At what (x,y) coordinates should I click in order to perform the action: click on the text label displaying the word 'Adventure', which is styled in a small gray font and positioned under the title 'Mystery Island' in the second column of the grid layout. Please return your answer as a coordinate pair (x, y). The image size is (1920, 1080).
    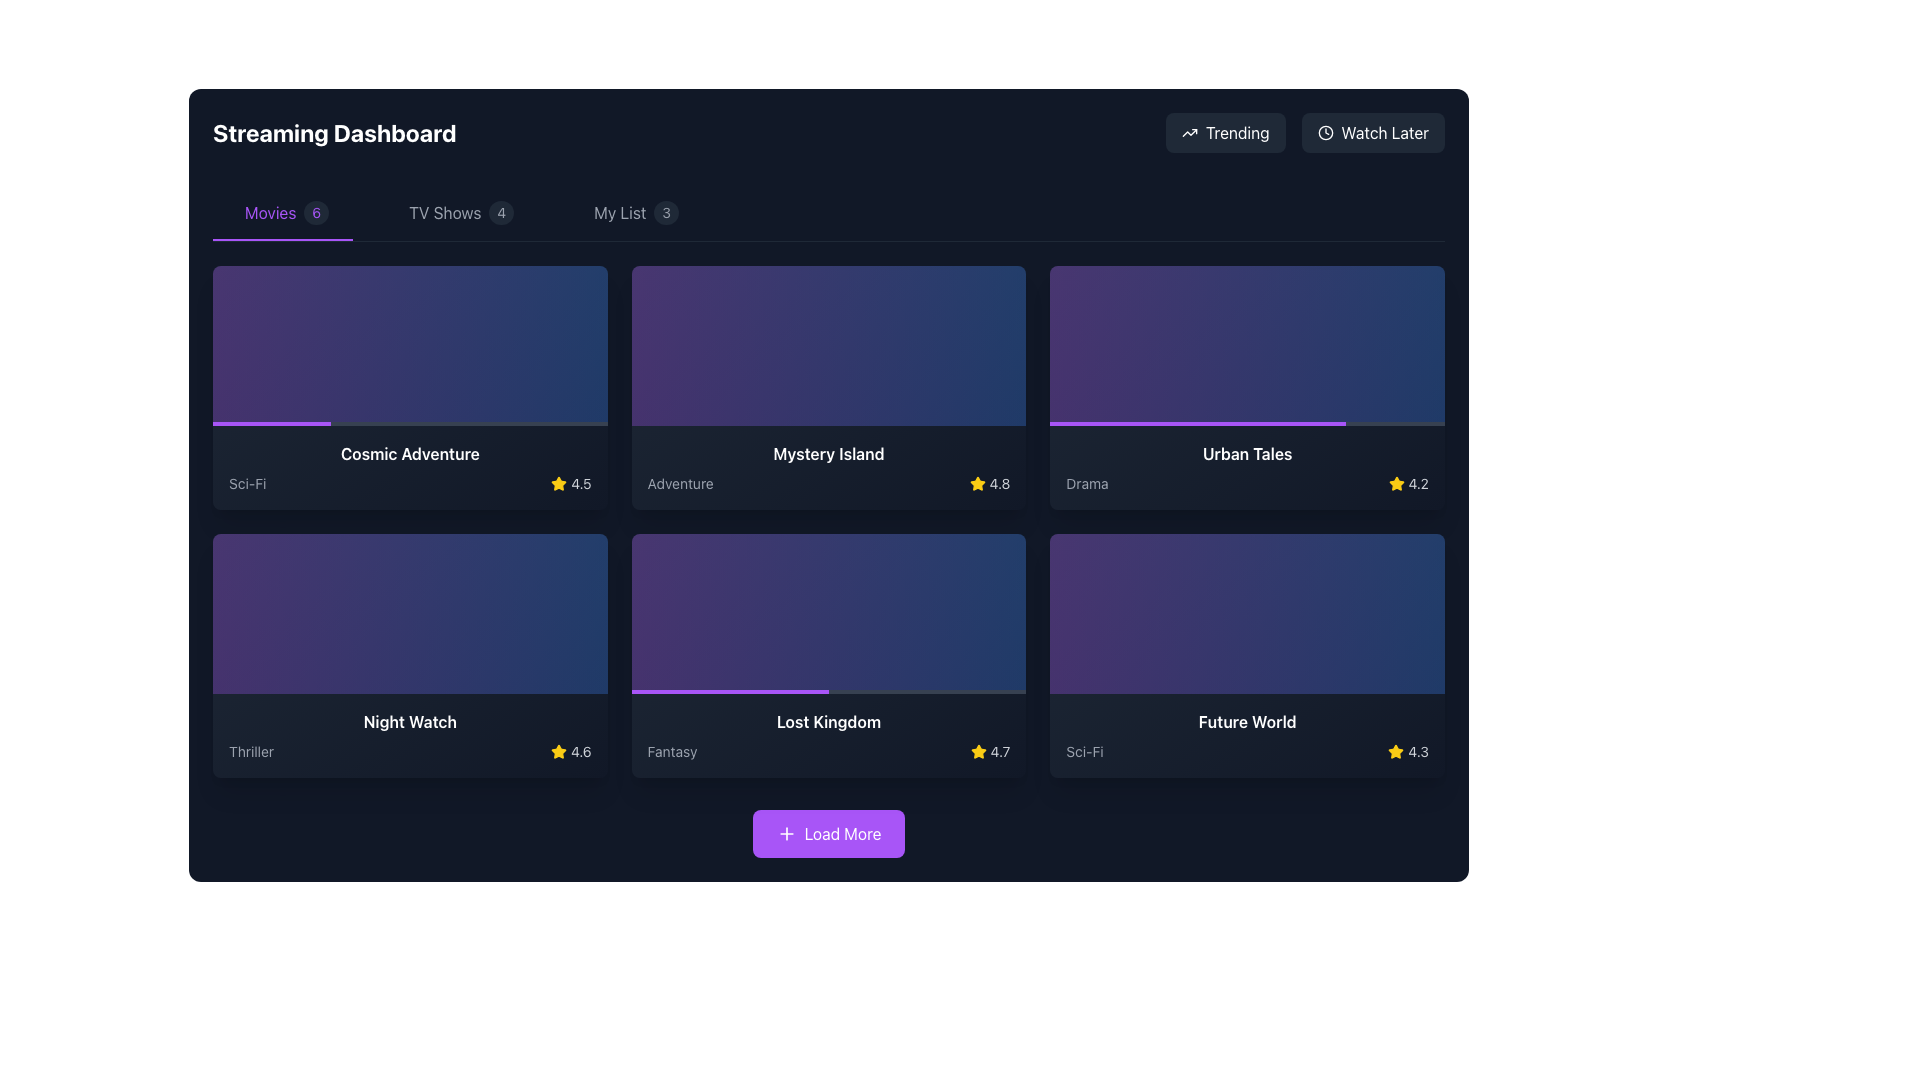
    Looking at the image, I should click on (680, 483).